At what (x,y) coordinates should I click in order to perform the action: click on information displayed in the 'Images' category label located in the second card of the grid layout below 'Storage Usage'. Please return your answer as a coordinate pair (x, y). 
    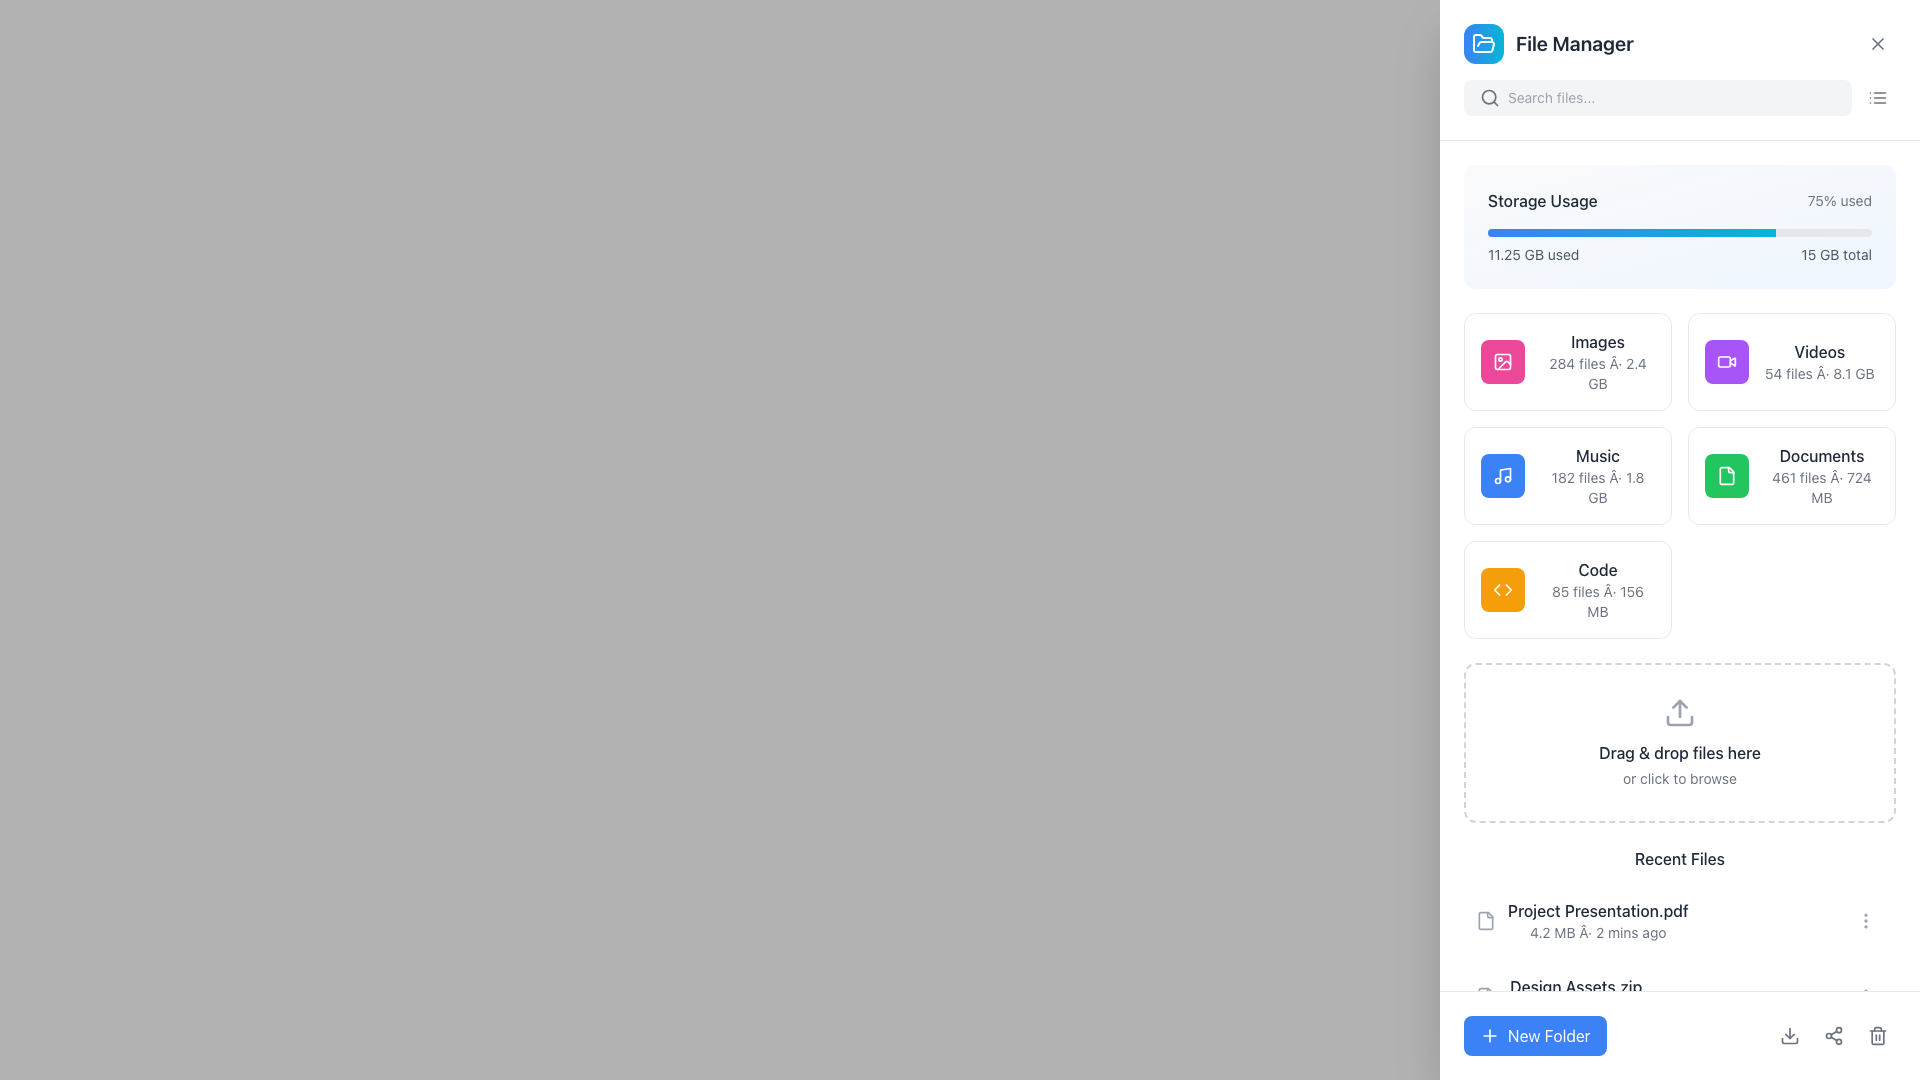
    Looking at the image, I should click on (1597, 362).